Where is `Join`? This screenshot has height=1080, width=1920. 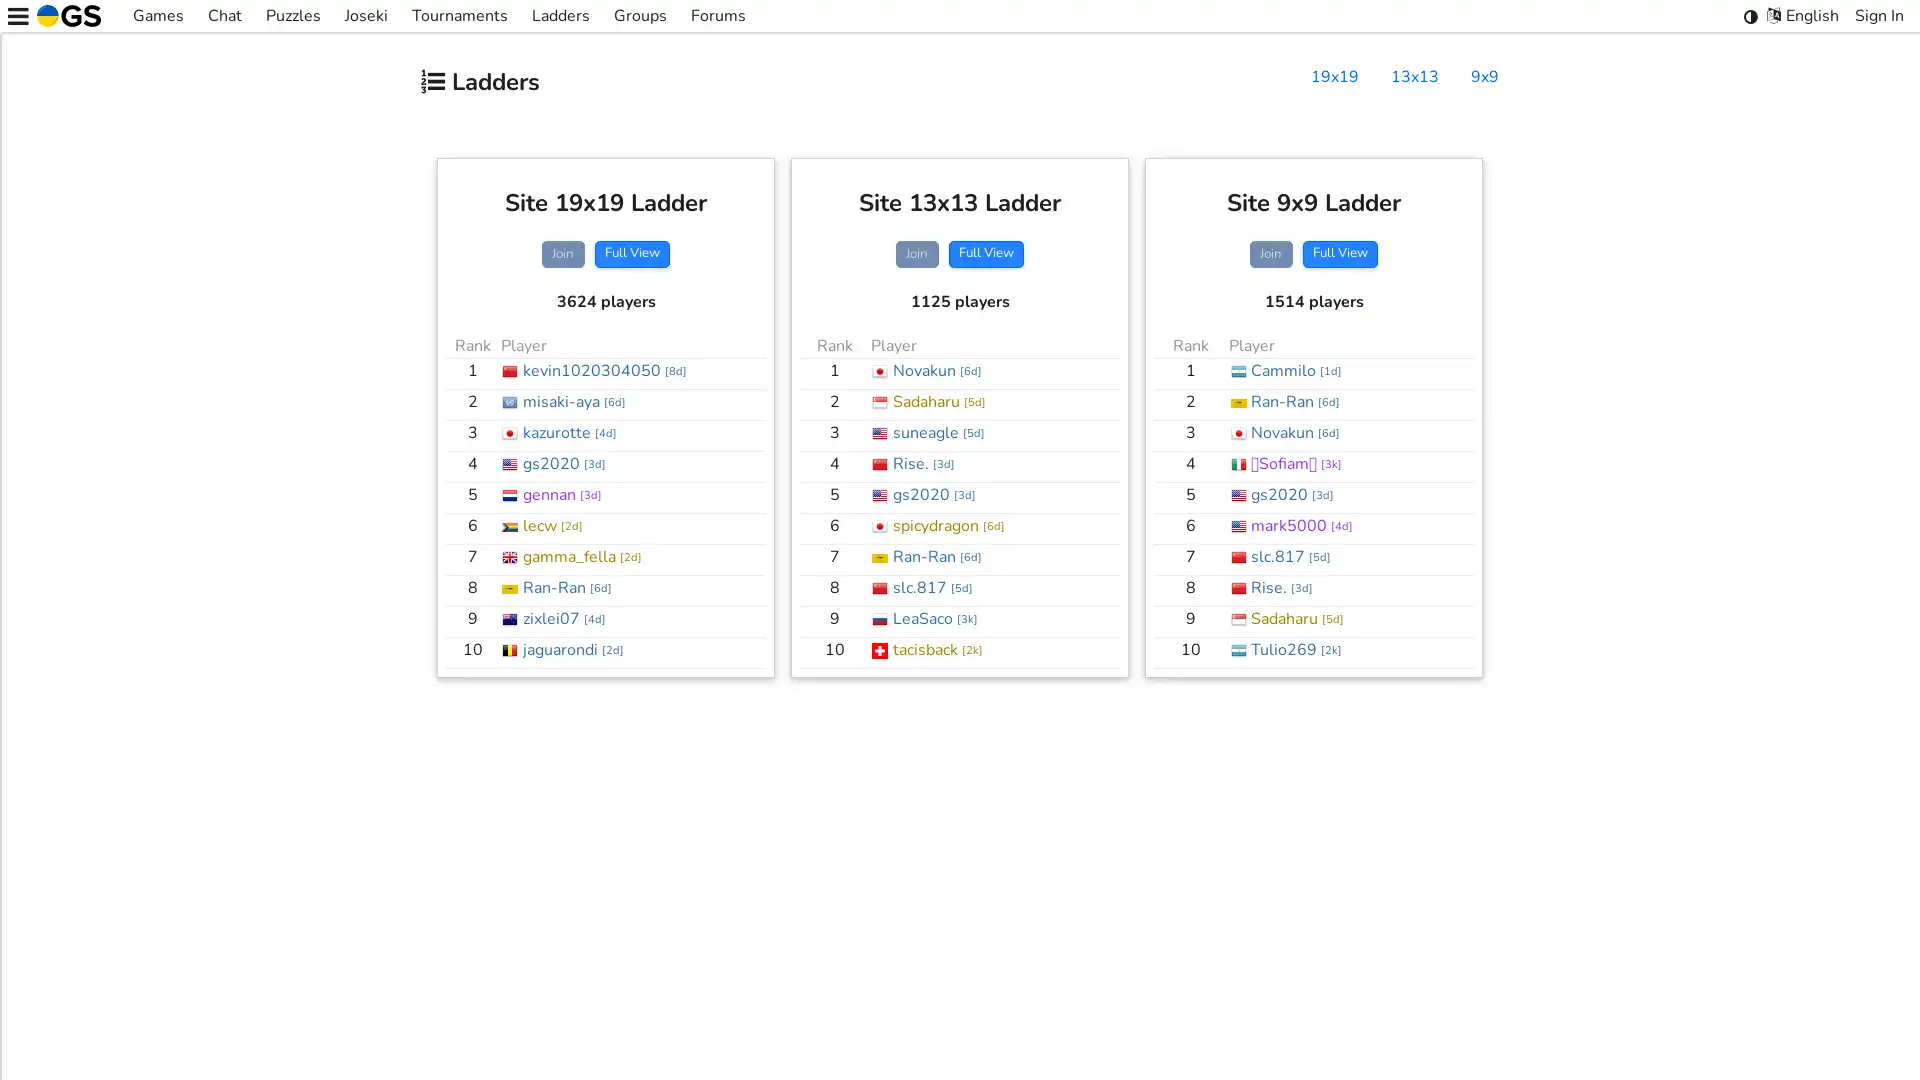 Join is located at coordinates (915, 253).